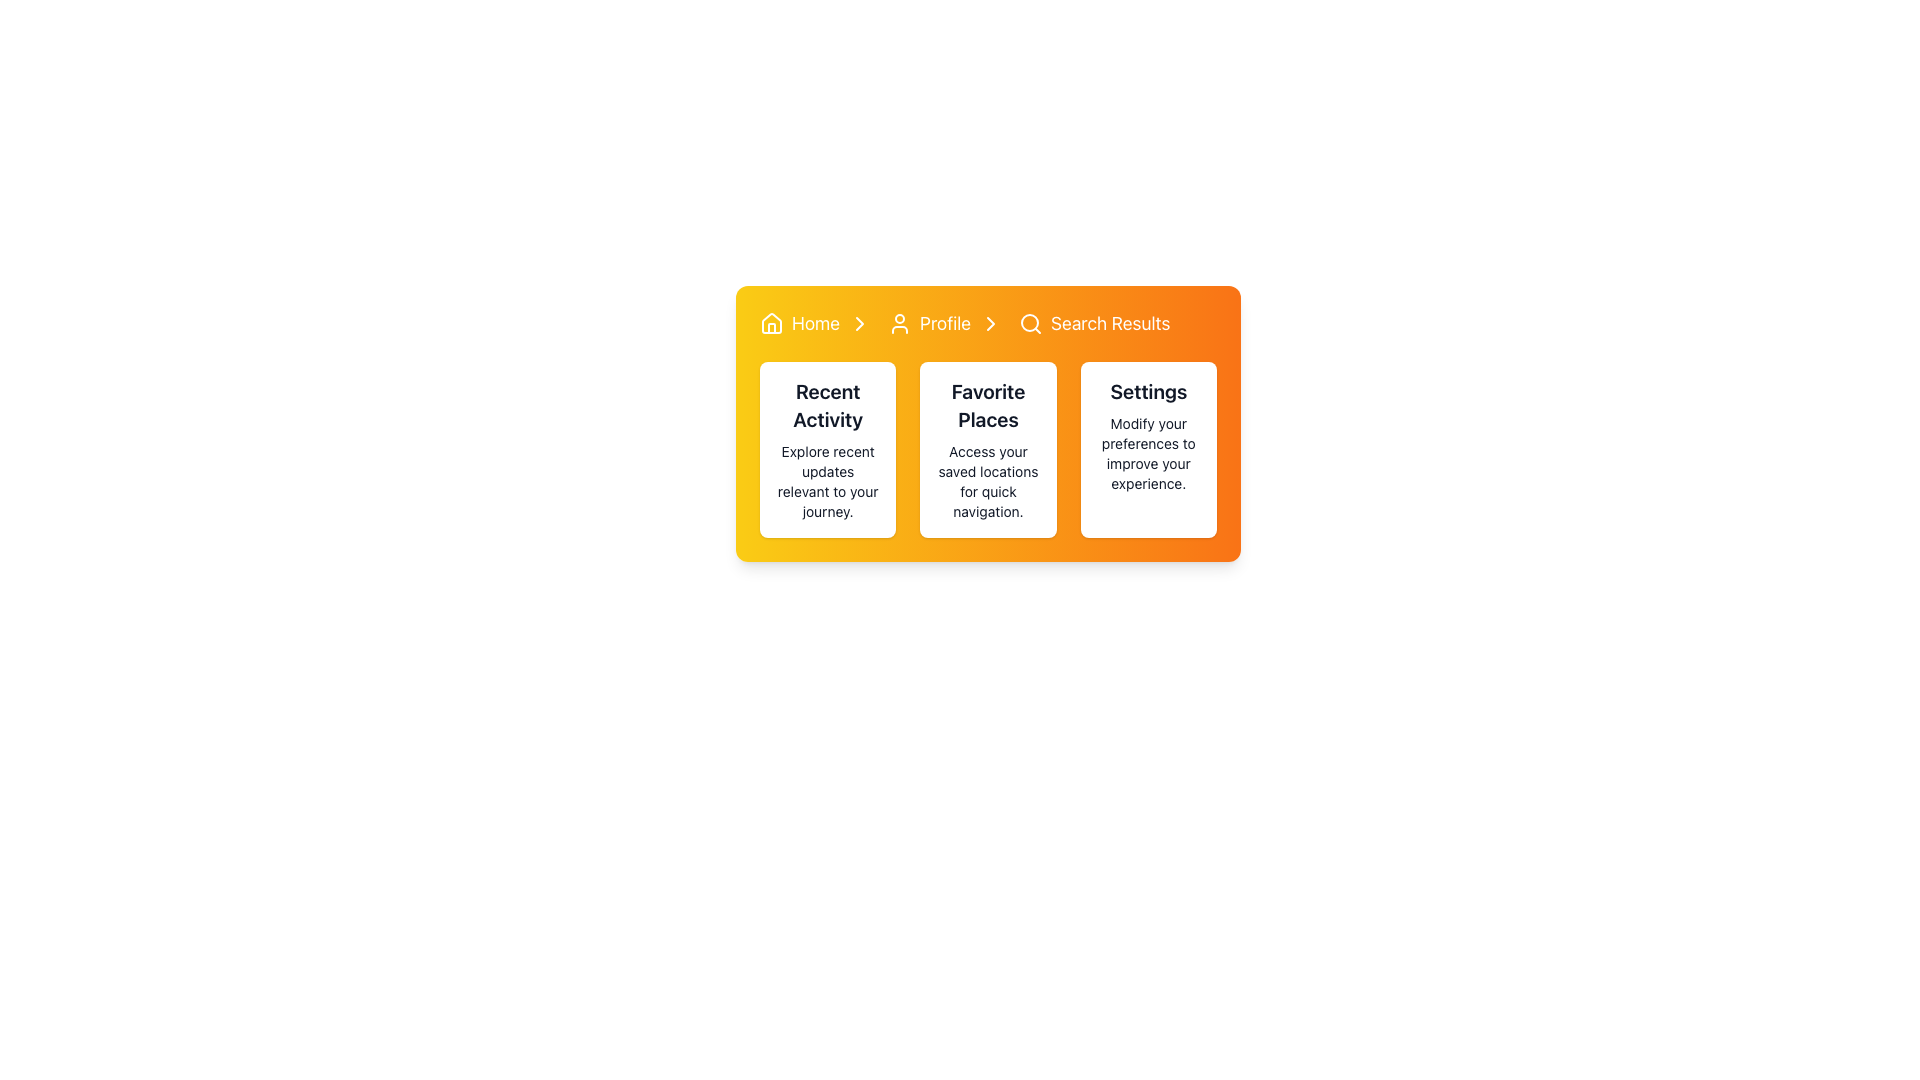 This screenshot has height=1080, width=1920. What do you see at coordinates (816, 323) in the screenshot?
I see `the 'Home' breadcrumb navigation link located at the top left of the horizontal navigation menu` at bounding box center [816, 323].